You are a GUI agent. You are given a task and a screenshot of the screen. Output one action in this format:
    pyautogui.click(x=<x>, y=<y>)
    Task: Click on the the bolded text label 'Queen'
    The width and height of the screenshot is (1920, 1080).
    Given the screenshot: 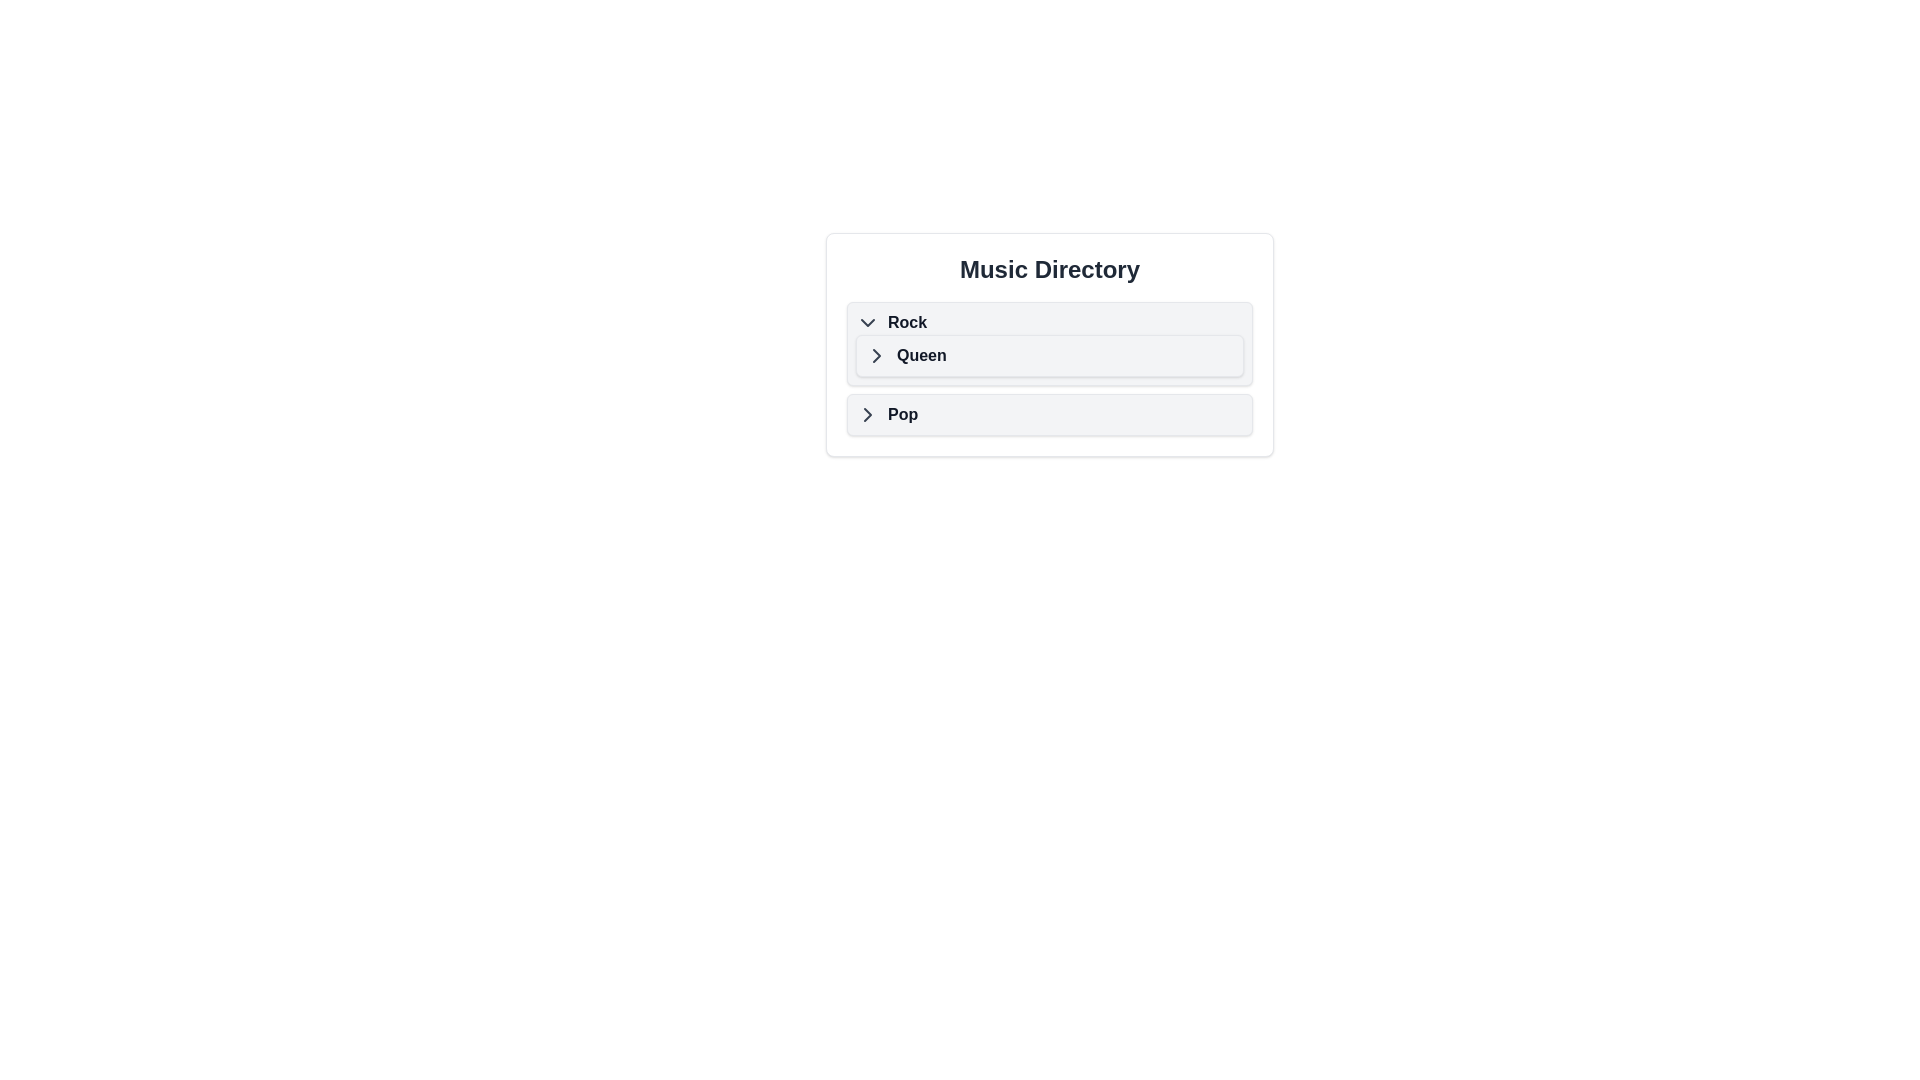 What is the action you would take?
    pyautogui.click(x=920, y=354)
    